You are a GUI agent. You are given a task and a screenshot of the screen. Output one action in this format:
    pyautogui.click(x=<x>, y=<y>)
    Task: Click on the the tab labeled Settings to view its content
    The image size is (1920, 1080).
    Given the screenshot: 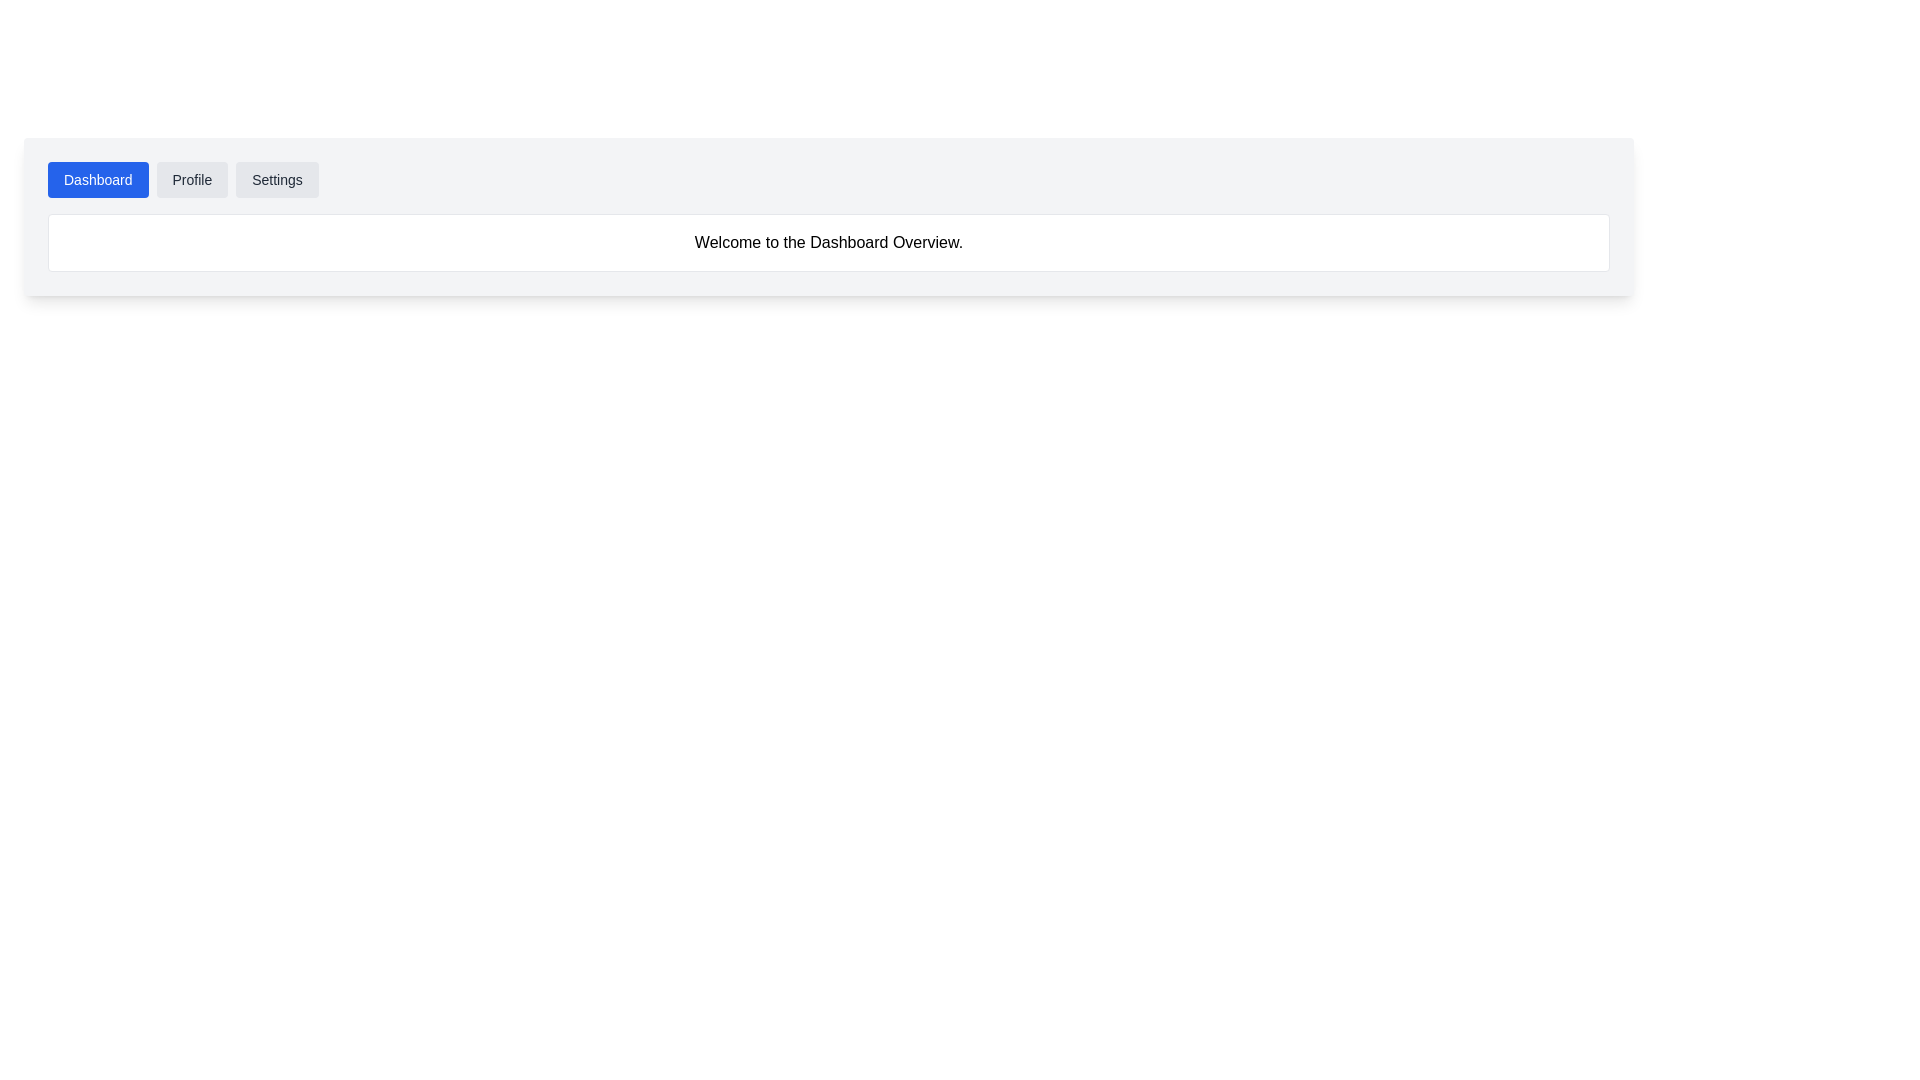 What is the action you would take?
    pyautogui.click(x=276, y=180)
    